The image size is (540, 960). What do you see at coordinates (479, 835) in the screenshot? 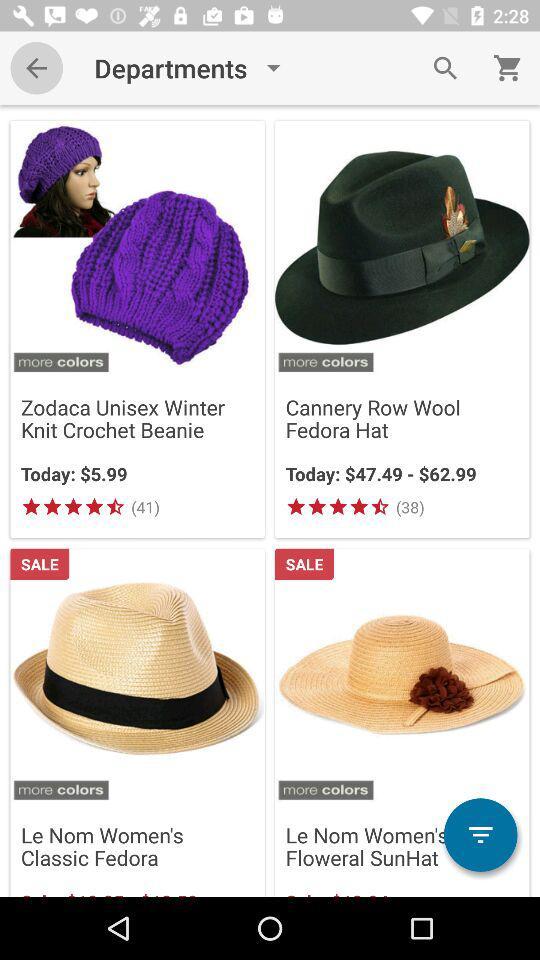
I see `the filter_list icon` at bounding box center [479, 835].